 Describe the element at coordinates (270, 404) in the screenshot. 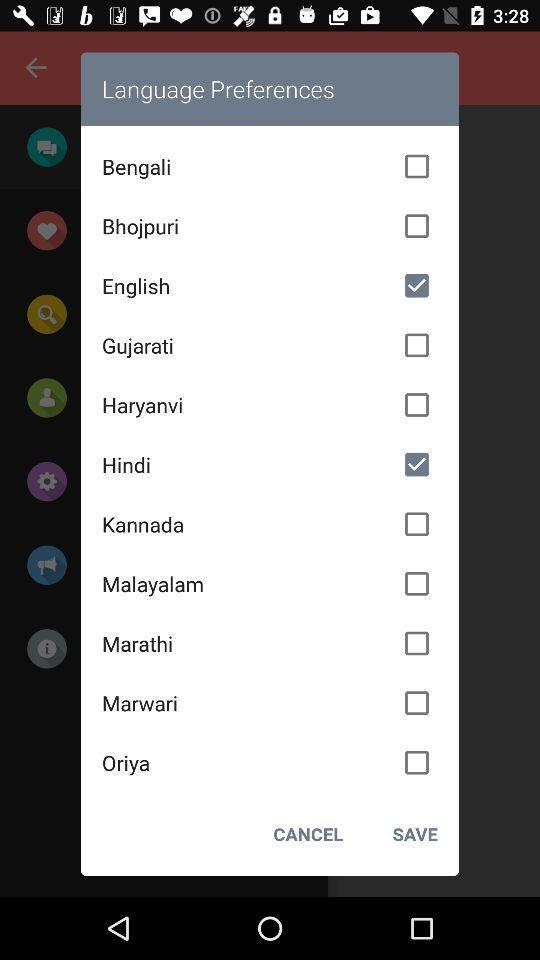

I see `the item below gujarati icon` at that location.